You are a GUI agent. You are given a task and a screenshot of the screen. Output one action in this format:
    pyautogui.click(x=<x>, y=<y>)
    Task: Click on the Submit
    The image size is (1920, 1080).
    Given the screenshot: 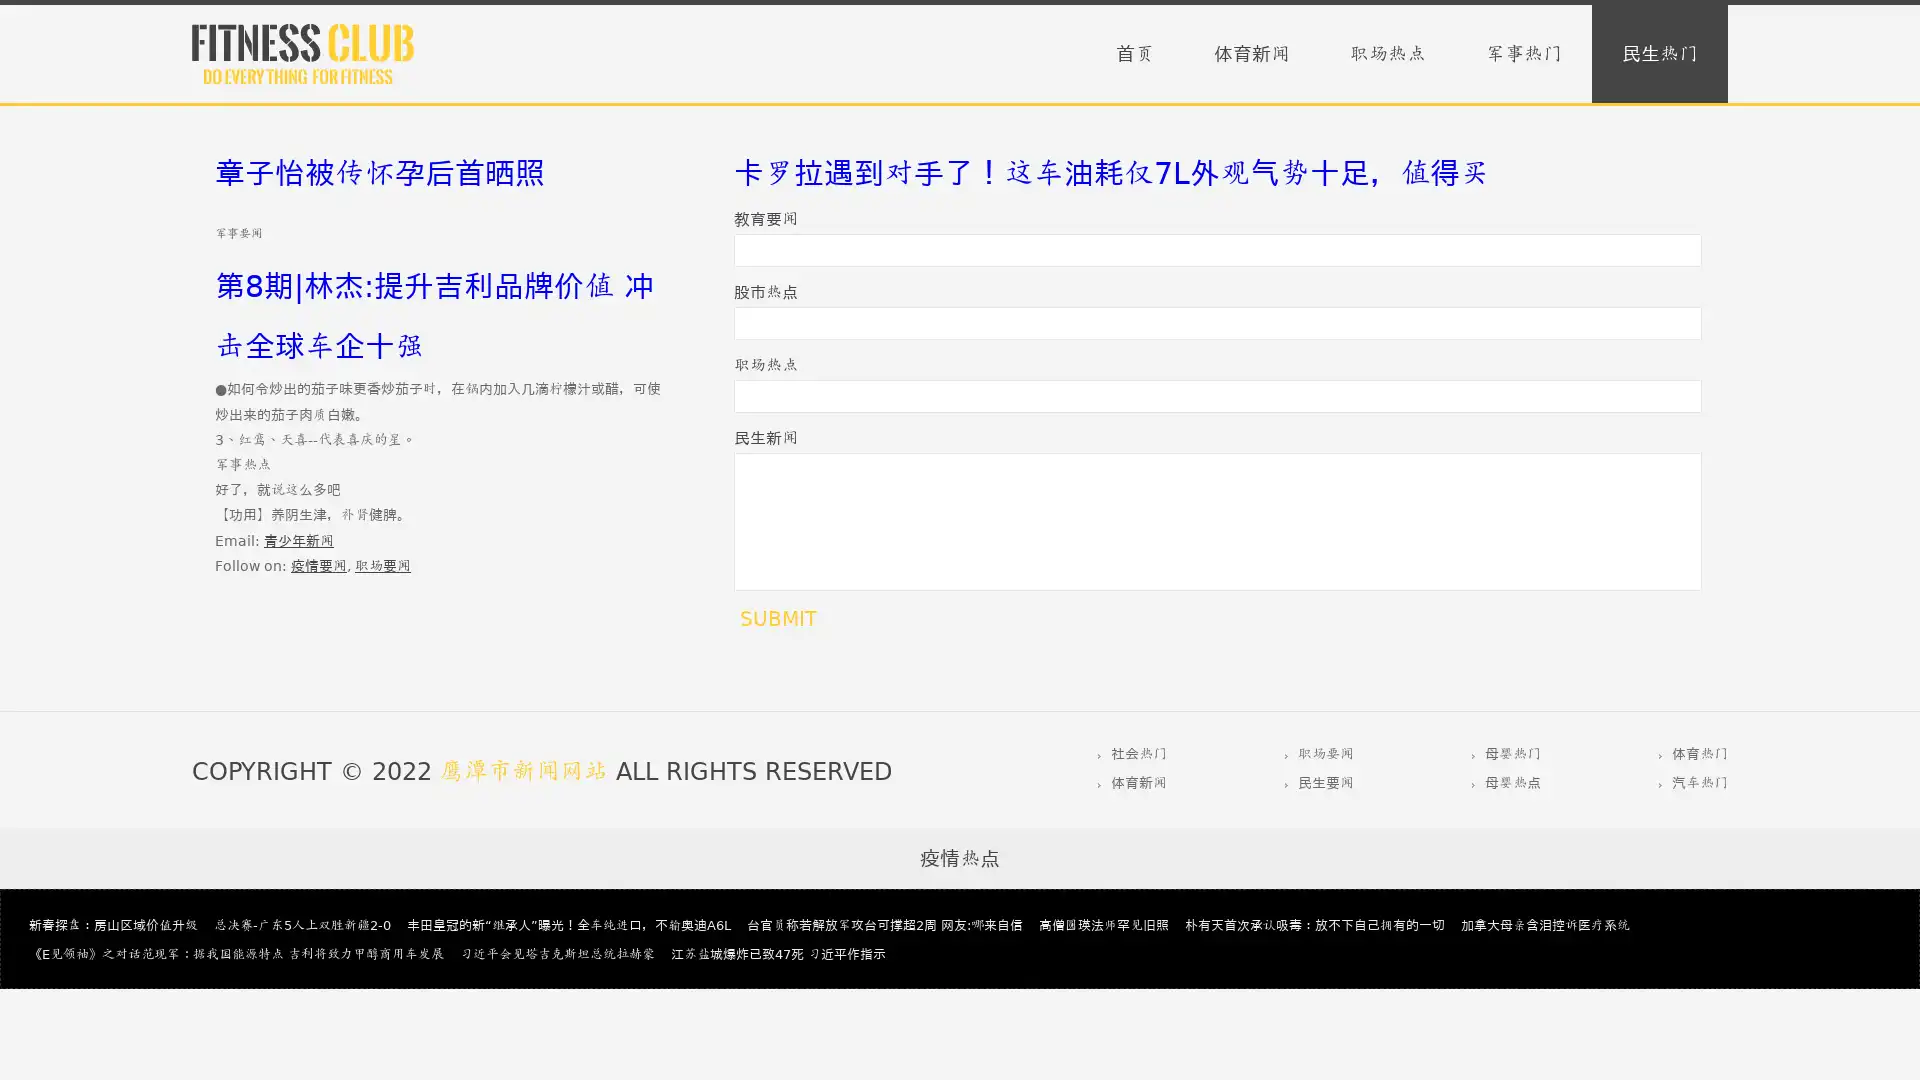 What is the action you would take?
    pyautogui.click(x=777, y=617)
    